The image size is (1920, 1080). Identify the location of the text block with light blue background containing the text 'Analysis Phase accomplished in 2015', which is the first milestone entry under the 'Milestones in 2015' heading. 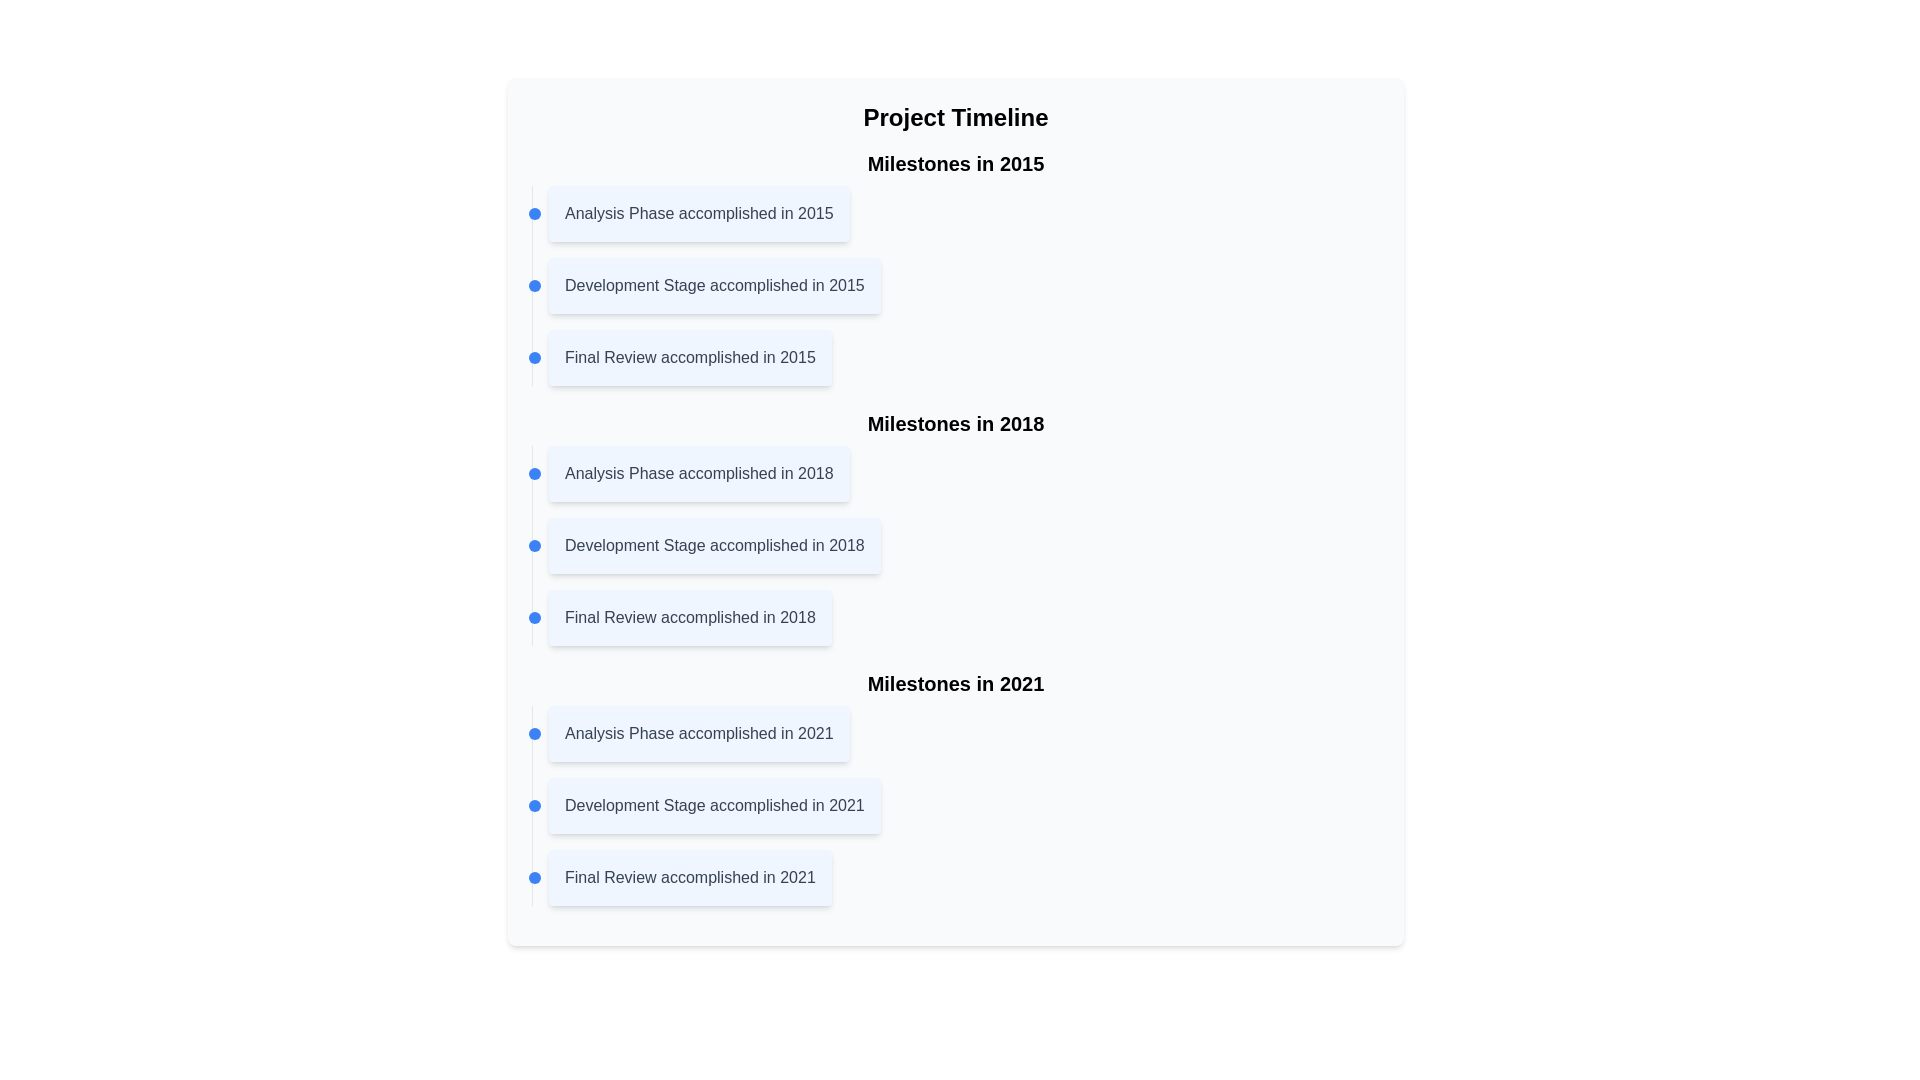
(699, 213).